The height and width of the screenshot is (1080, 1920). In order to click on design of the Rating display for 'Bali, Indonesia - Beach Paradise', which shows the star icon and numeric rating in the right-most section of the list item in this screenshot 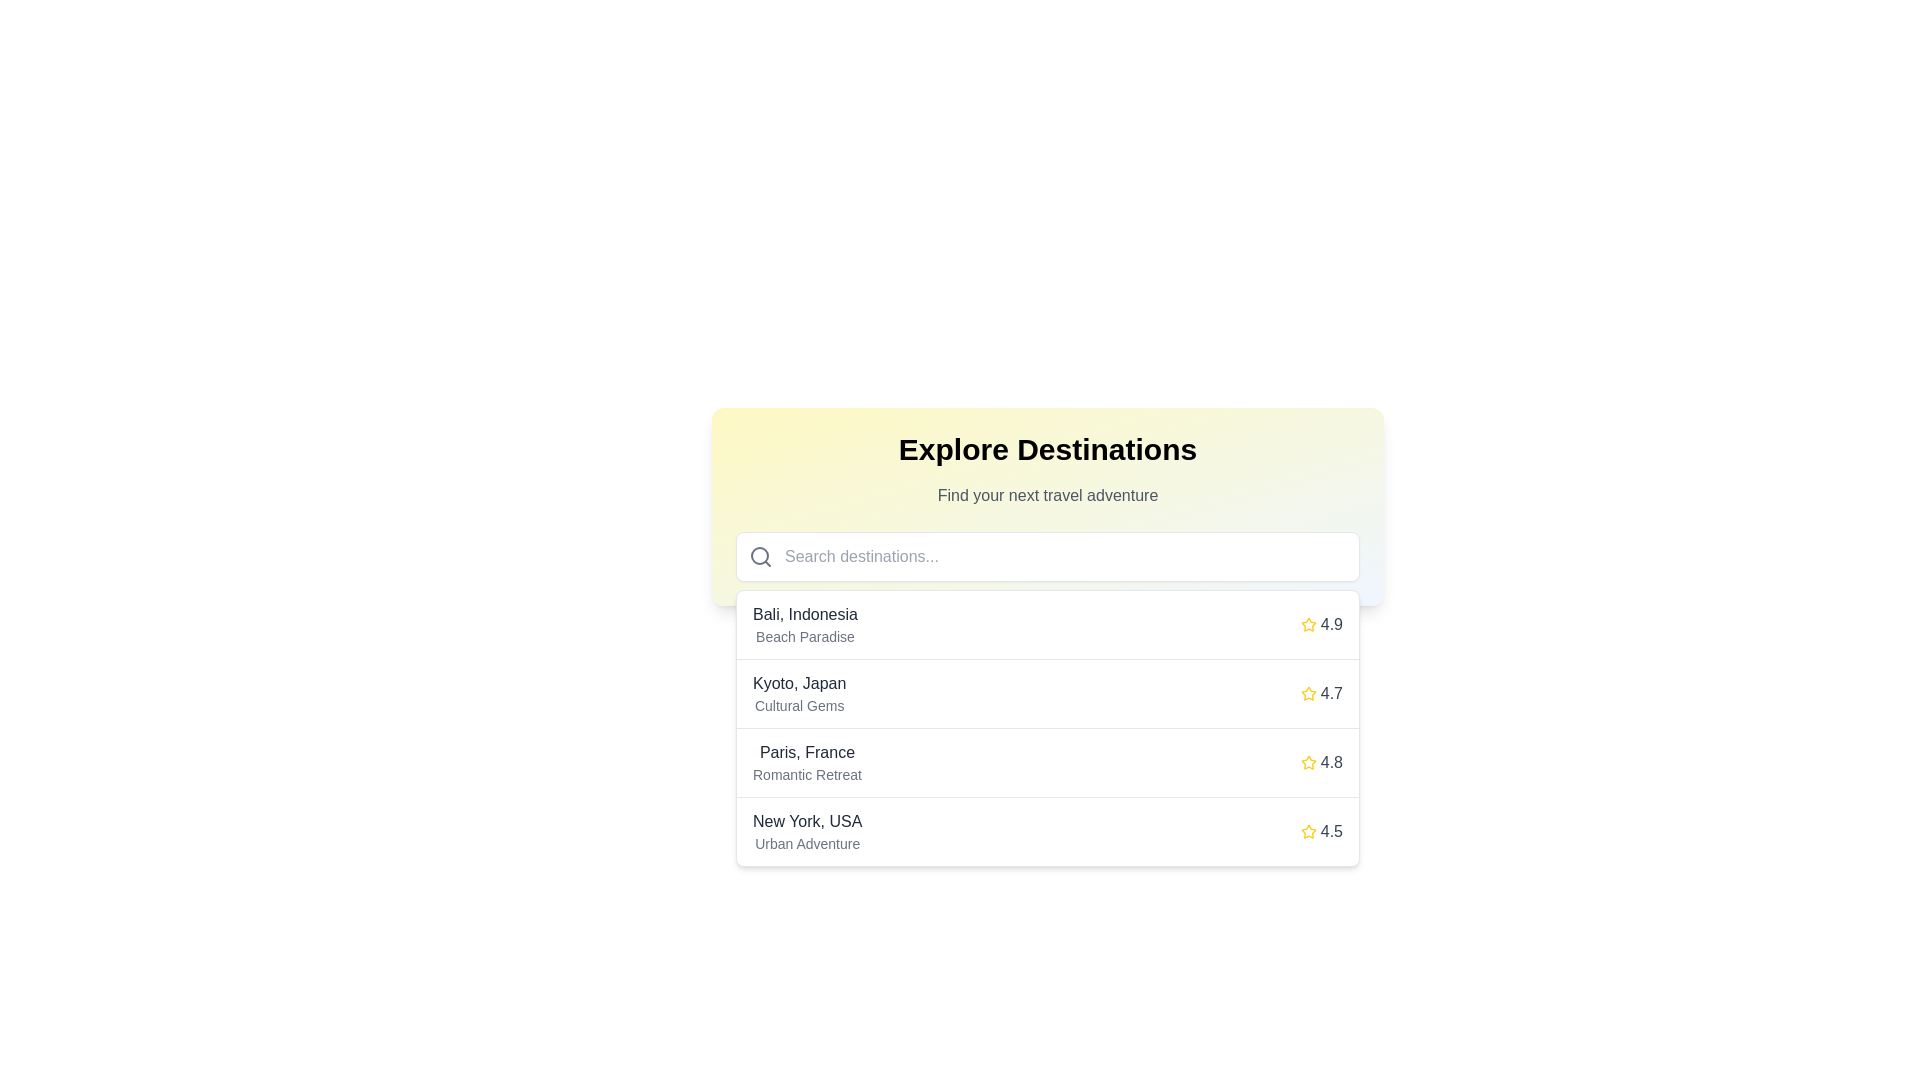, I will do `click(1321, 623)`.